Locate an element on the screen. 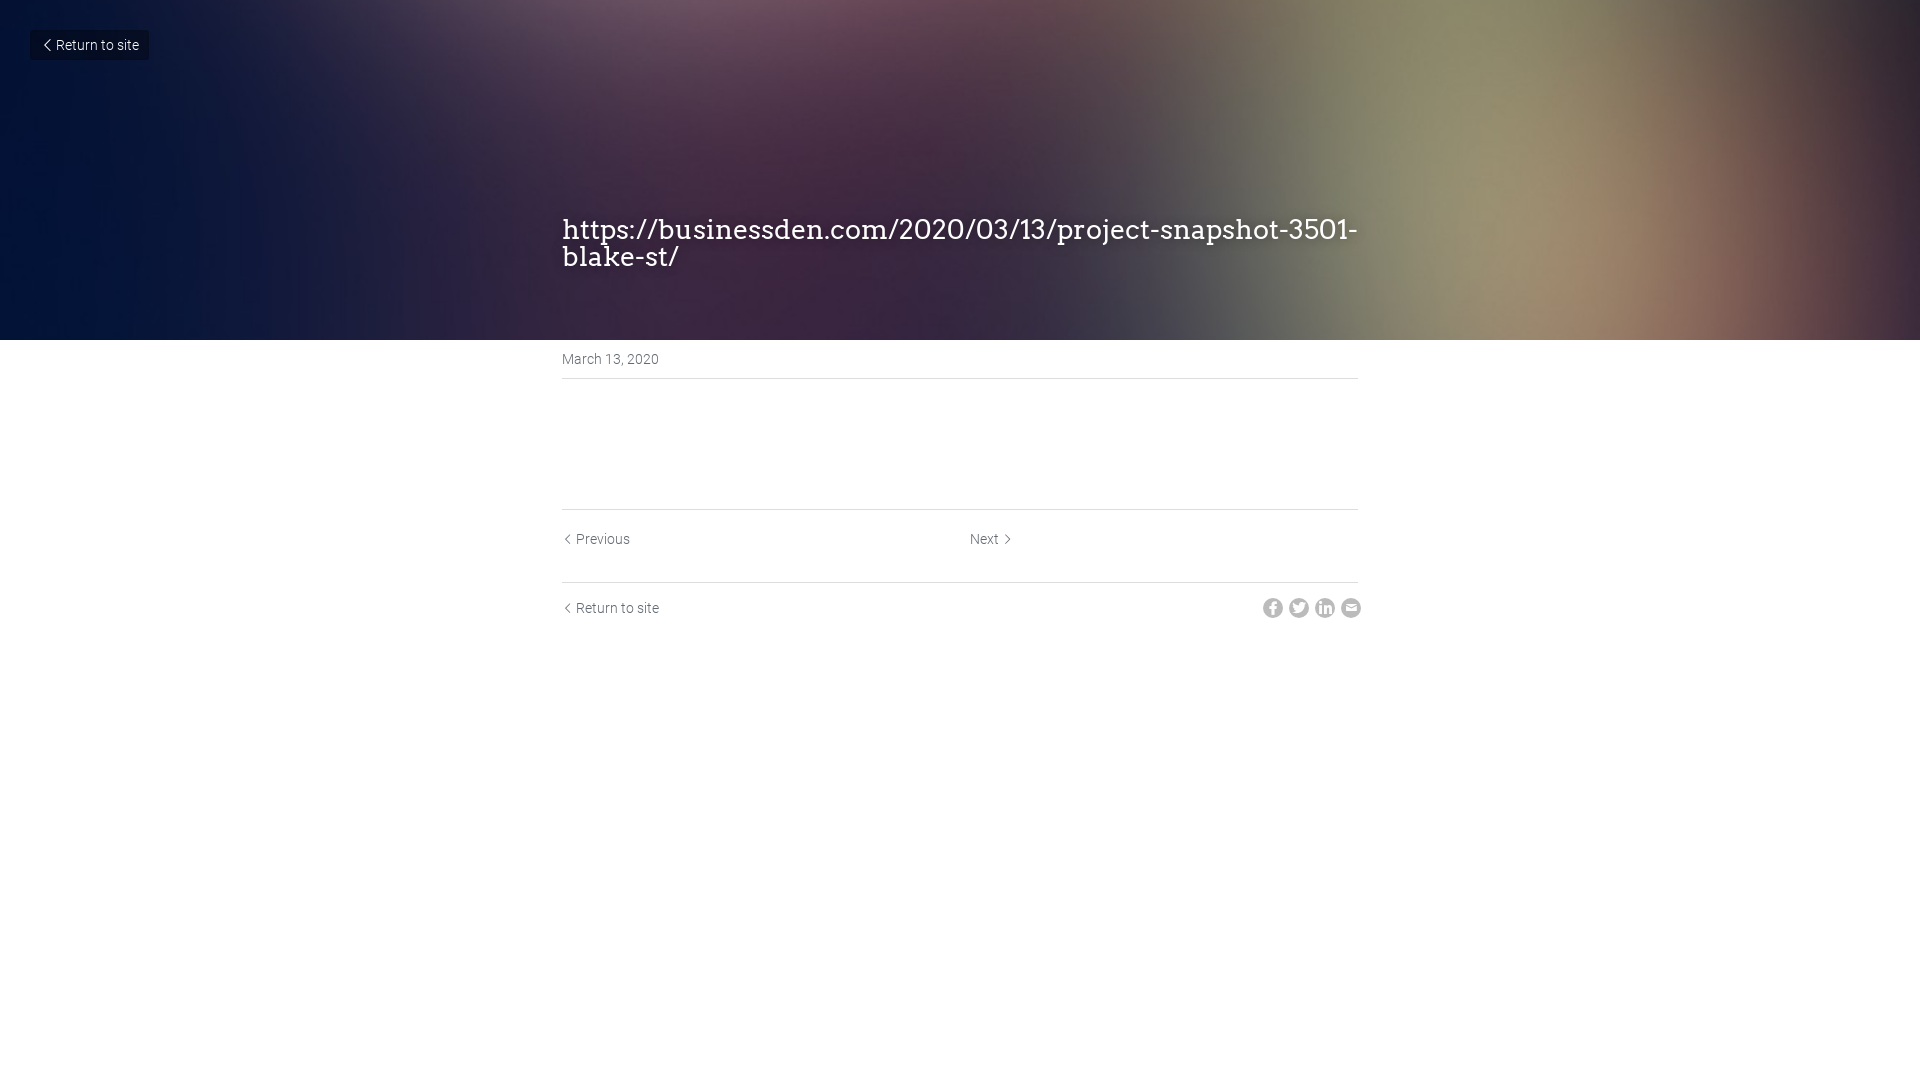  'Next' is located at coordinates (991, 538).